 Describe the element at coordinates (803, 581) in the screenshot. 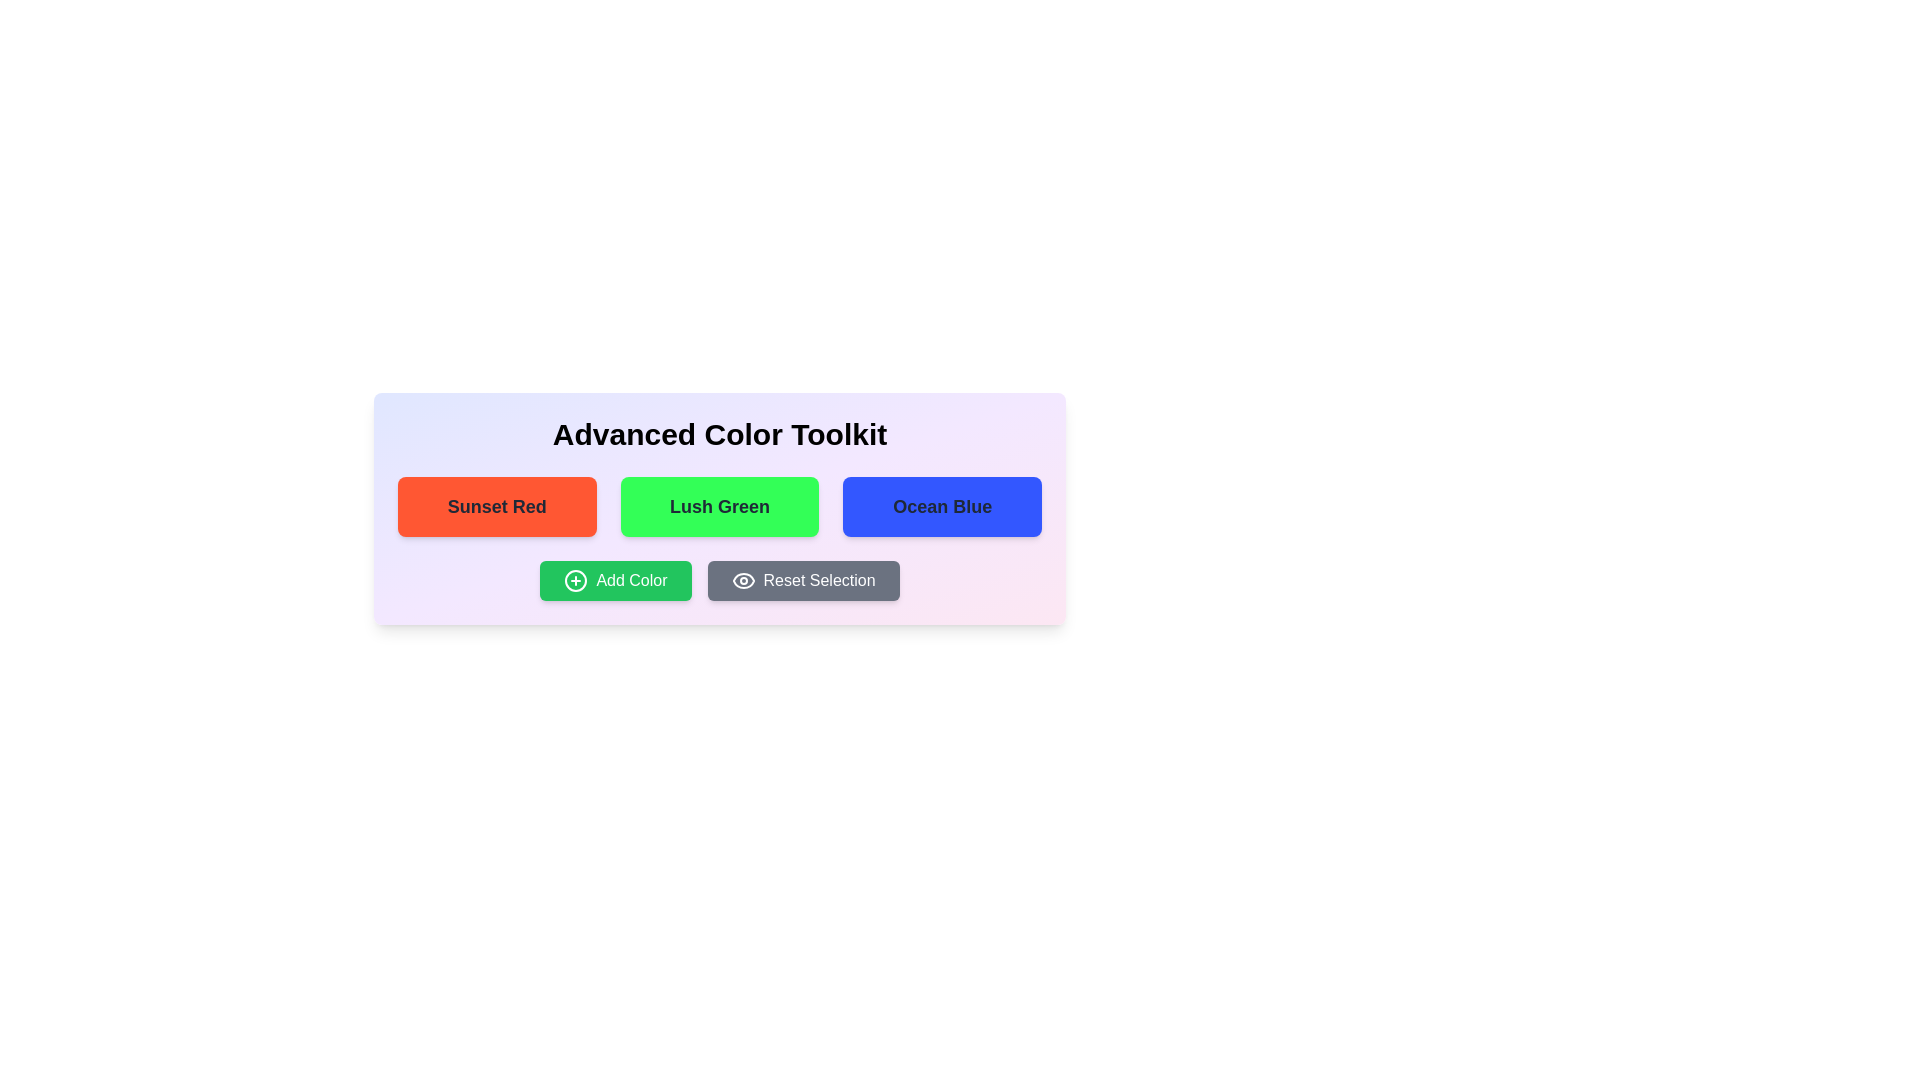

I see `the 'Reset Selection' button, which is a gray rectangular button with rounded corners and white text, located to the right of the 'Add Color' button` at that location.